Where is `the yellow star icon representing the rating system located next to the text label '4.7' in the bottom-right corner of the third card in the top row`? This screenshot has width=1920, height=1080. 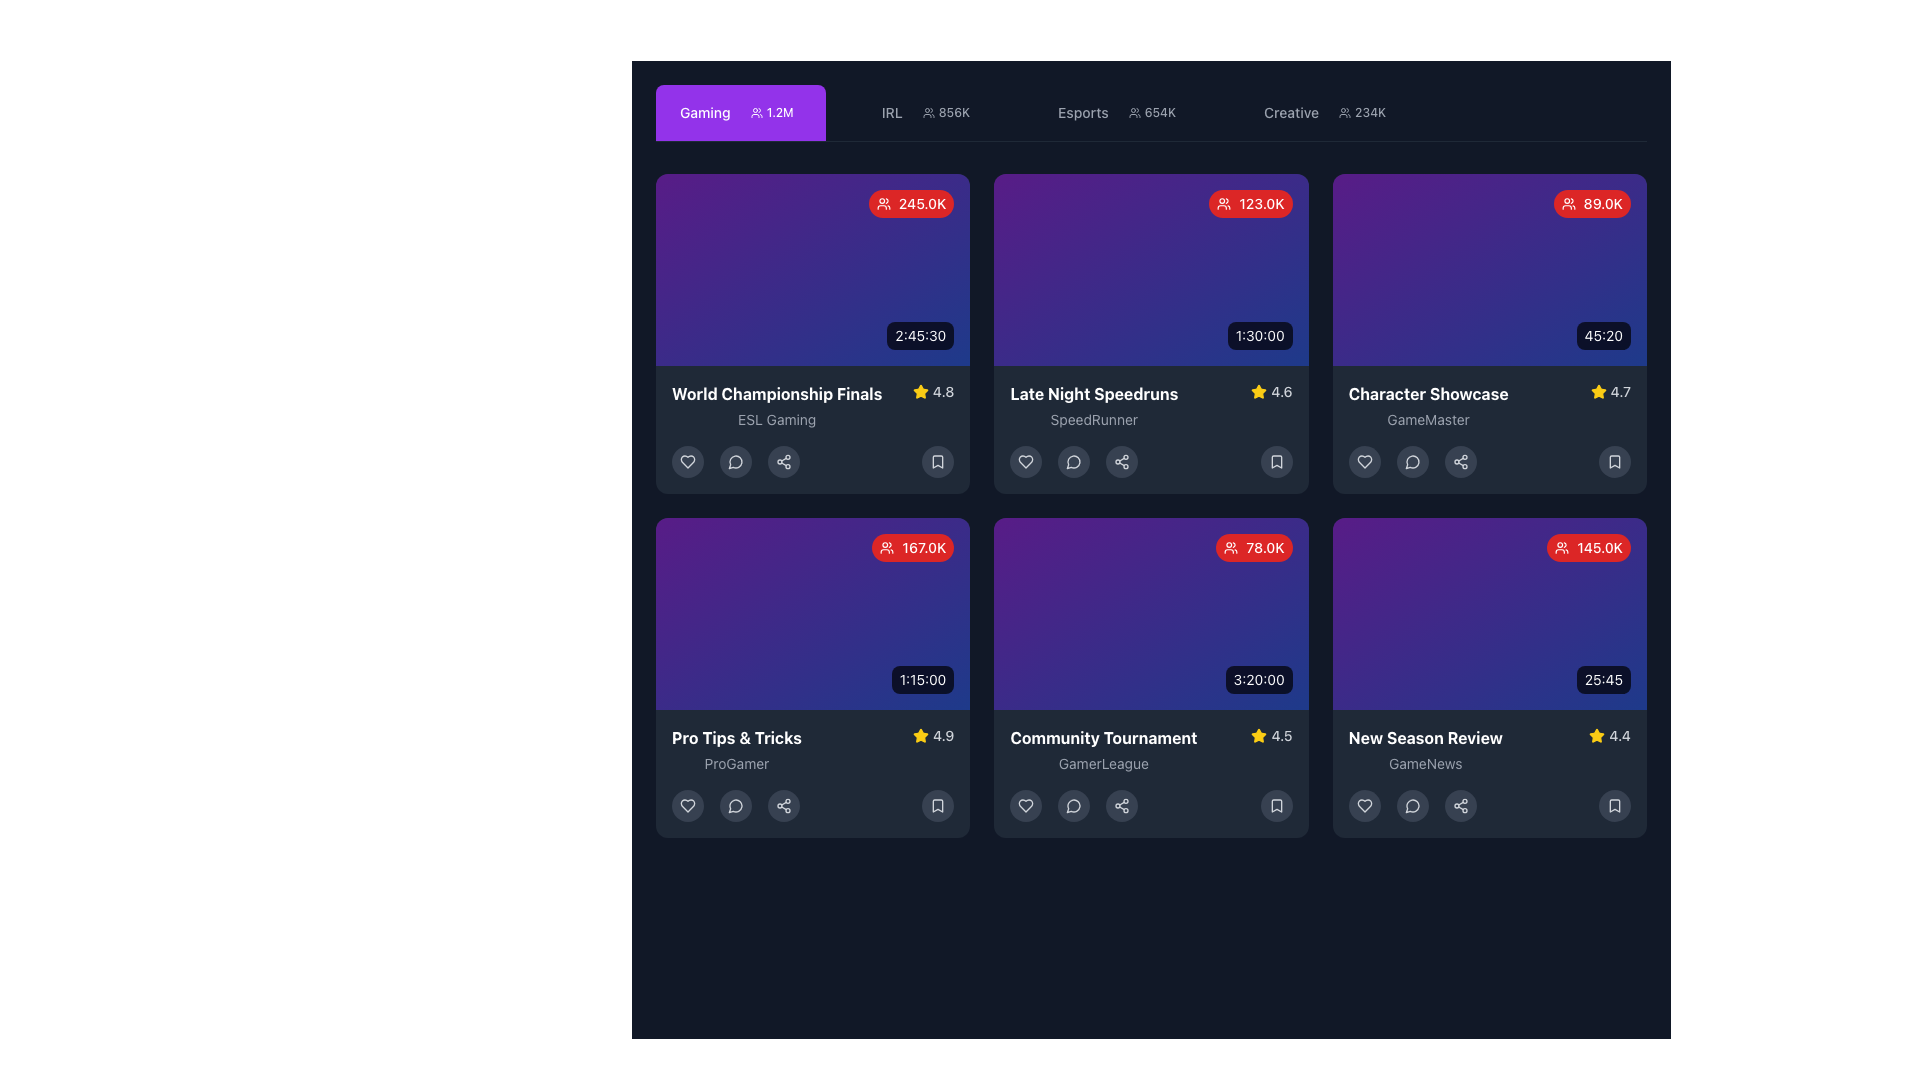
the yellow star icon representing the rating system located next to the text label '4.7' in the bottom-right corner of the third card in the top row is located at coordinates (1597, 392).